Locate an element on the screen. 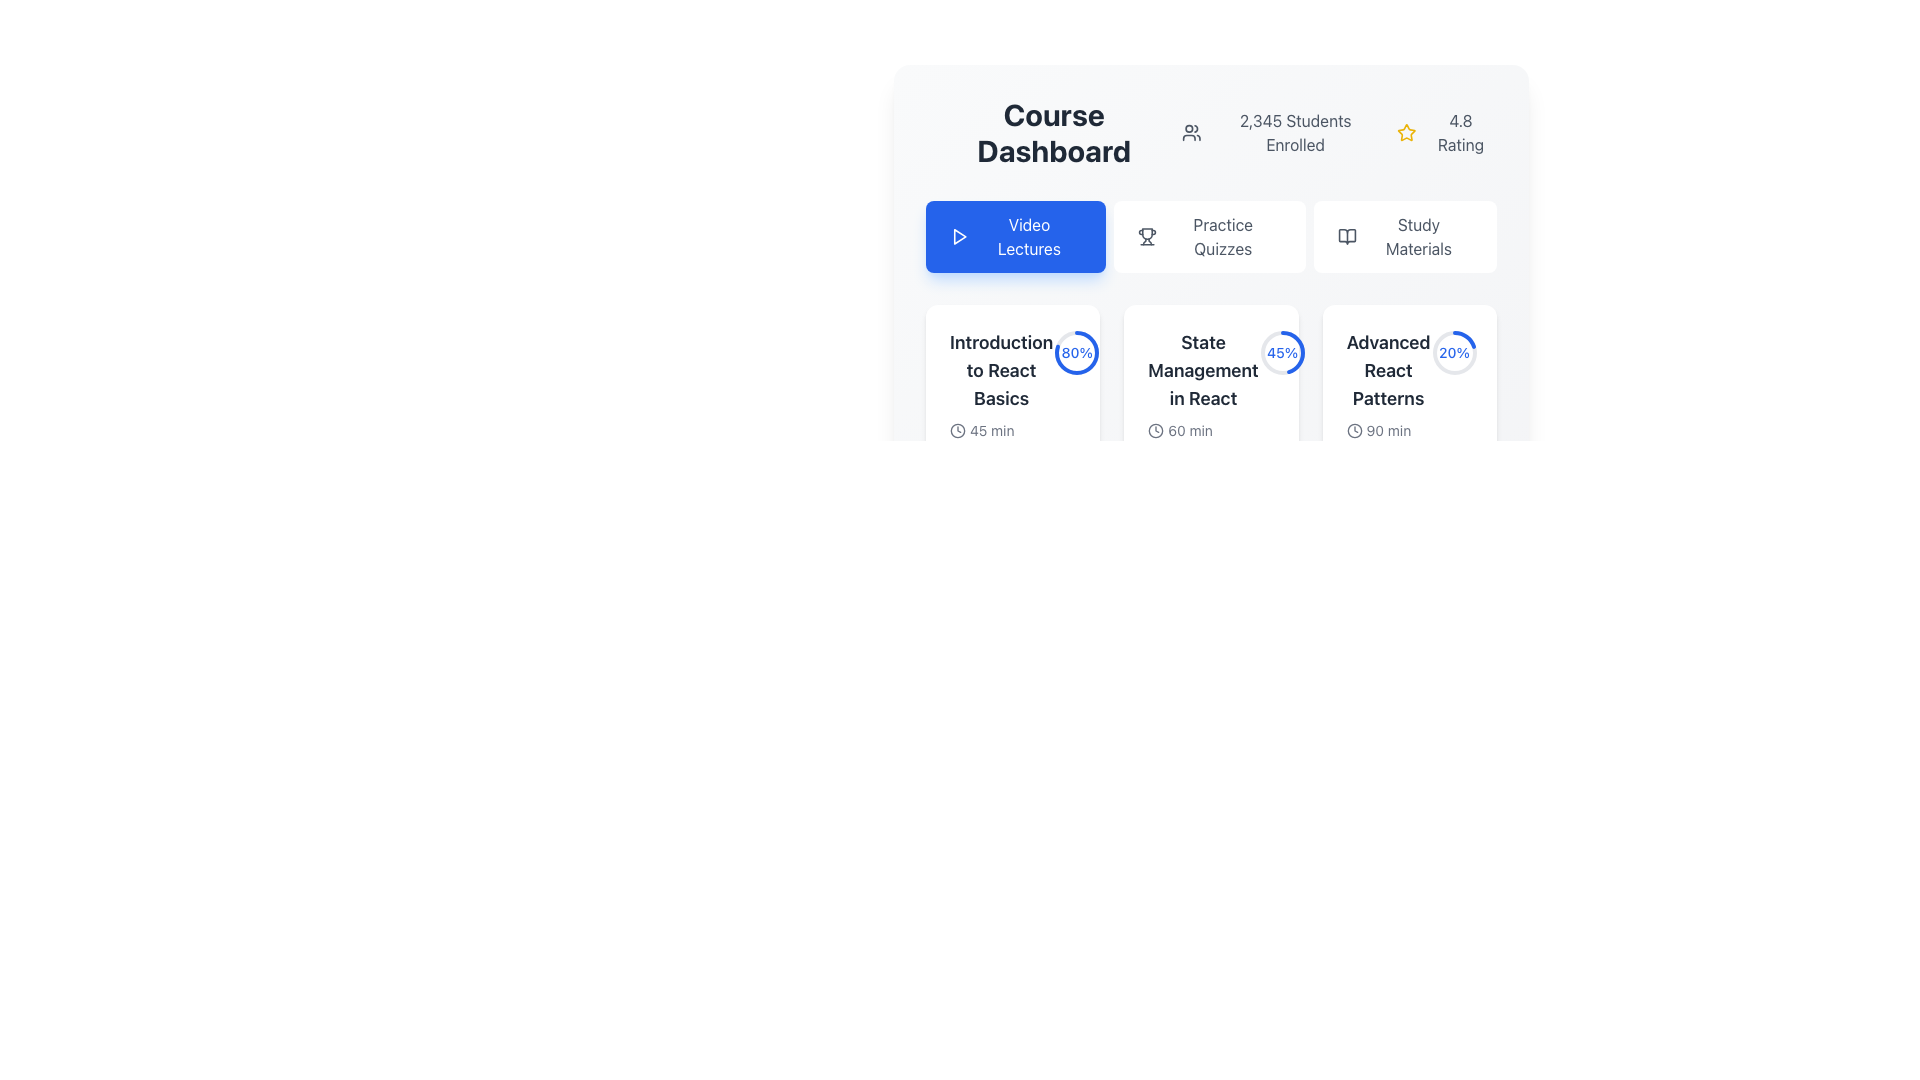 The width and height of the screenshot is (1920, 1080). the open book icon located within the 'Study Materials' button, positioned to the left of the text is located at coordinates (1347, 235).